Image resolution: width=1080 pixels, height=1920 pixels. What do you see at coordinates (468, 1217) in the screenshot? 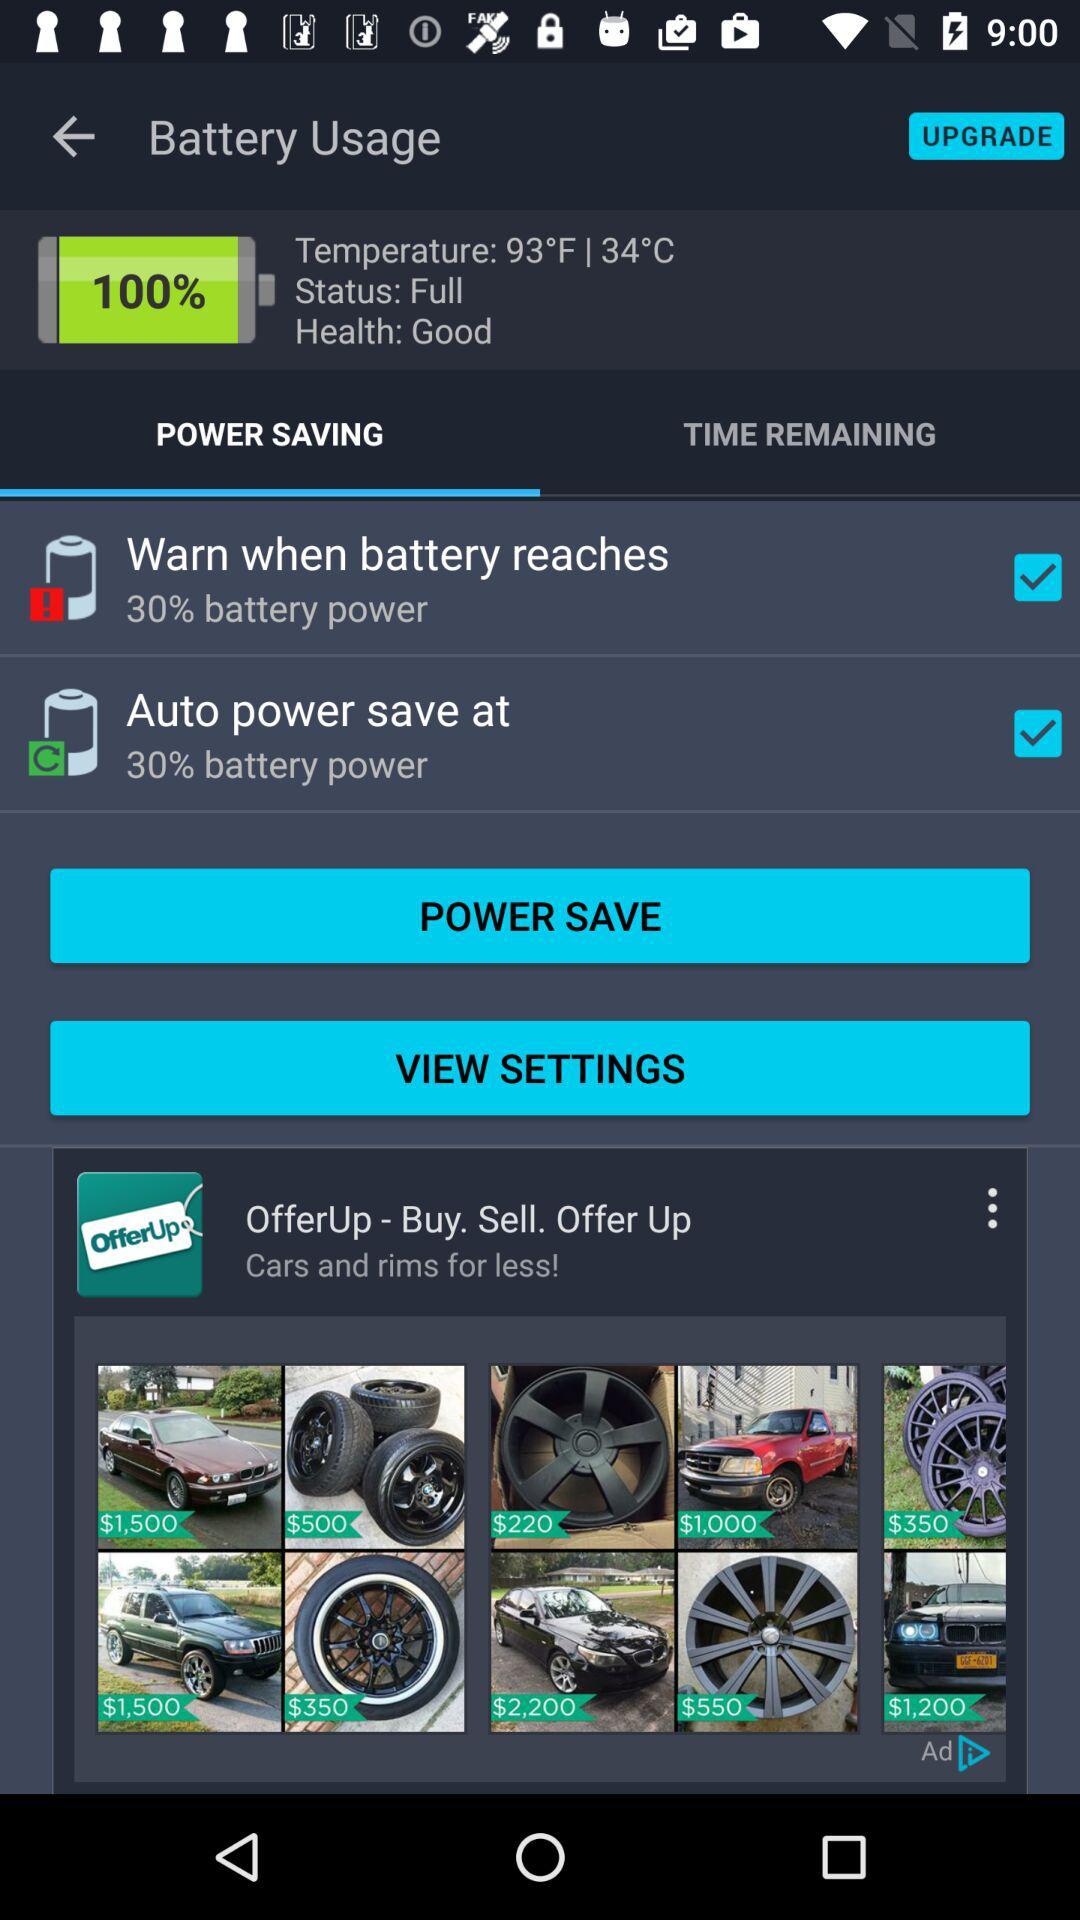
I see `the offerup buy sell item` at bounding box center [468, 1217].